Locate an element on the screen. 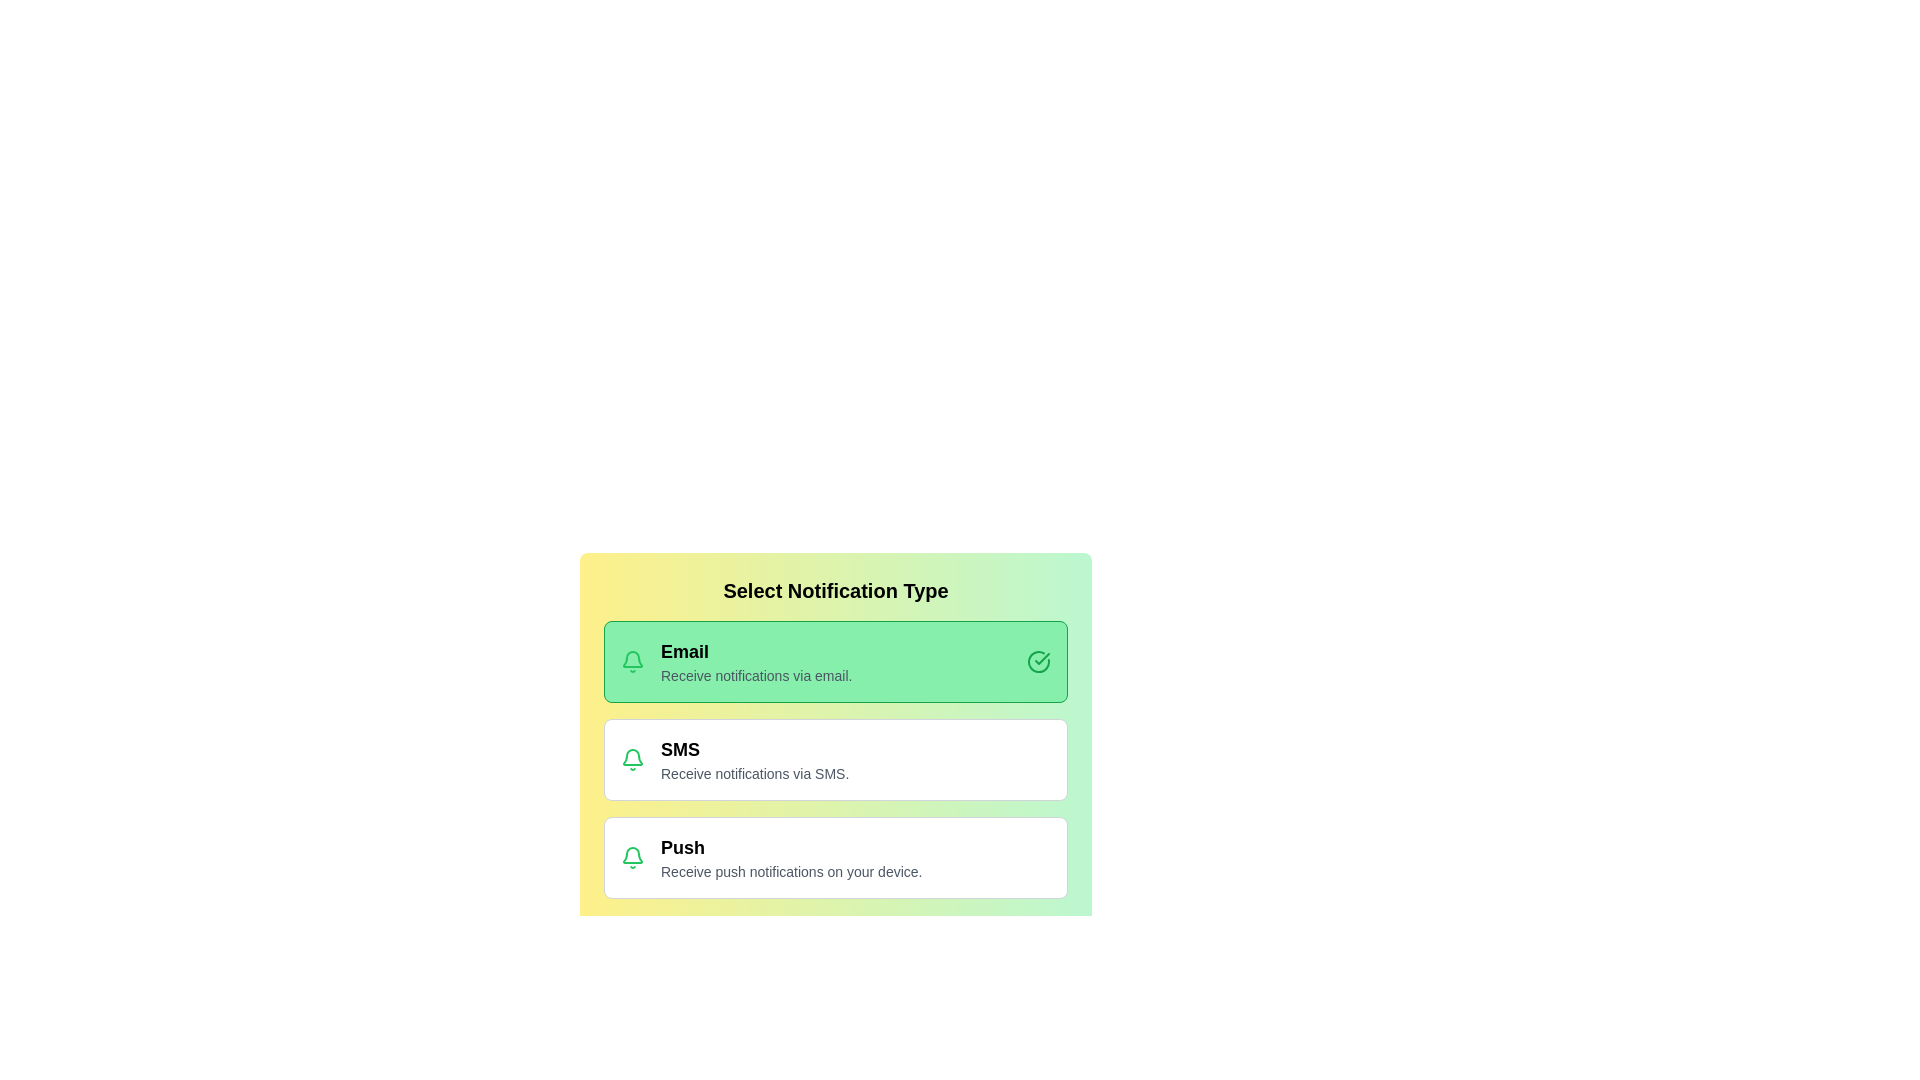 This screenshot has height=1080, width=1920. the text label that says 'Receive notifications via email,' which is styled in a small gray font and located directly beneath the 'Email' header in the notification types selection interface is located at coordinates (844, 675).